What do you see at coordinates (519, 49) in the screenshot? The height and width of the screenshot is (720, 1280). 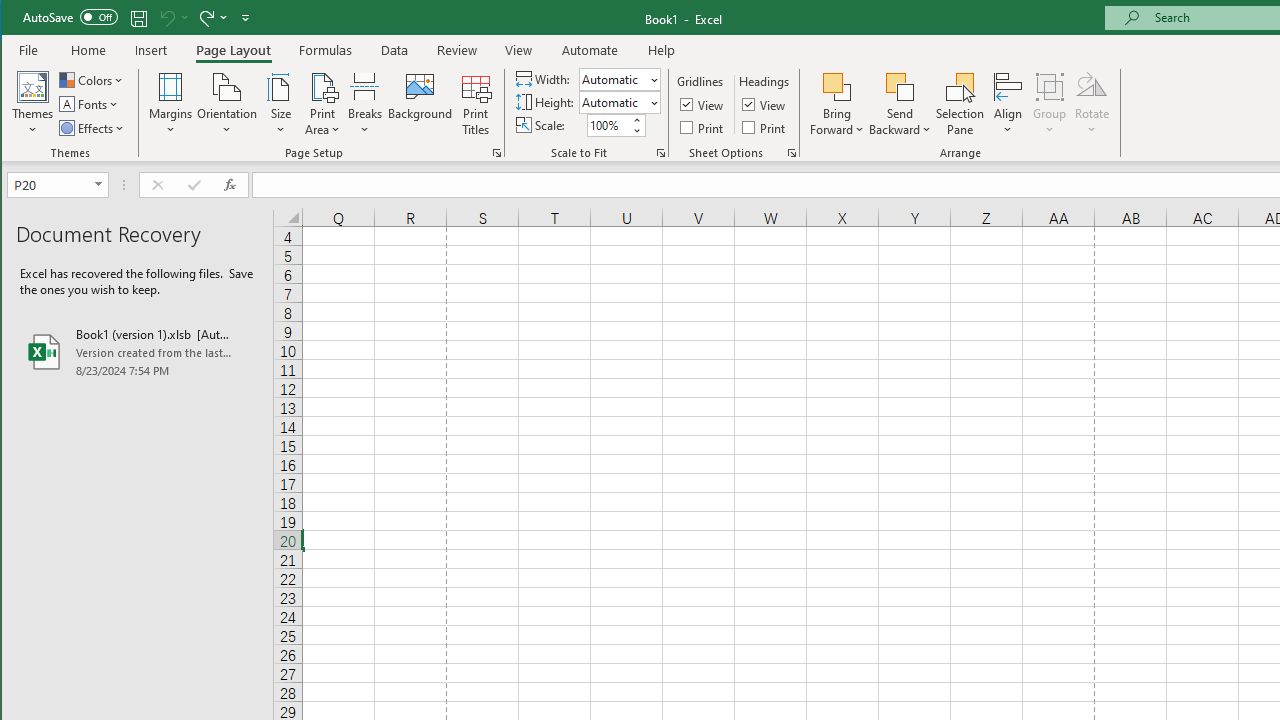 I see `'View'` at bounding box center [519, 49].